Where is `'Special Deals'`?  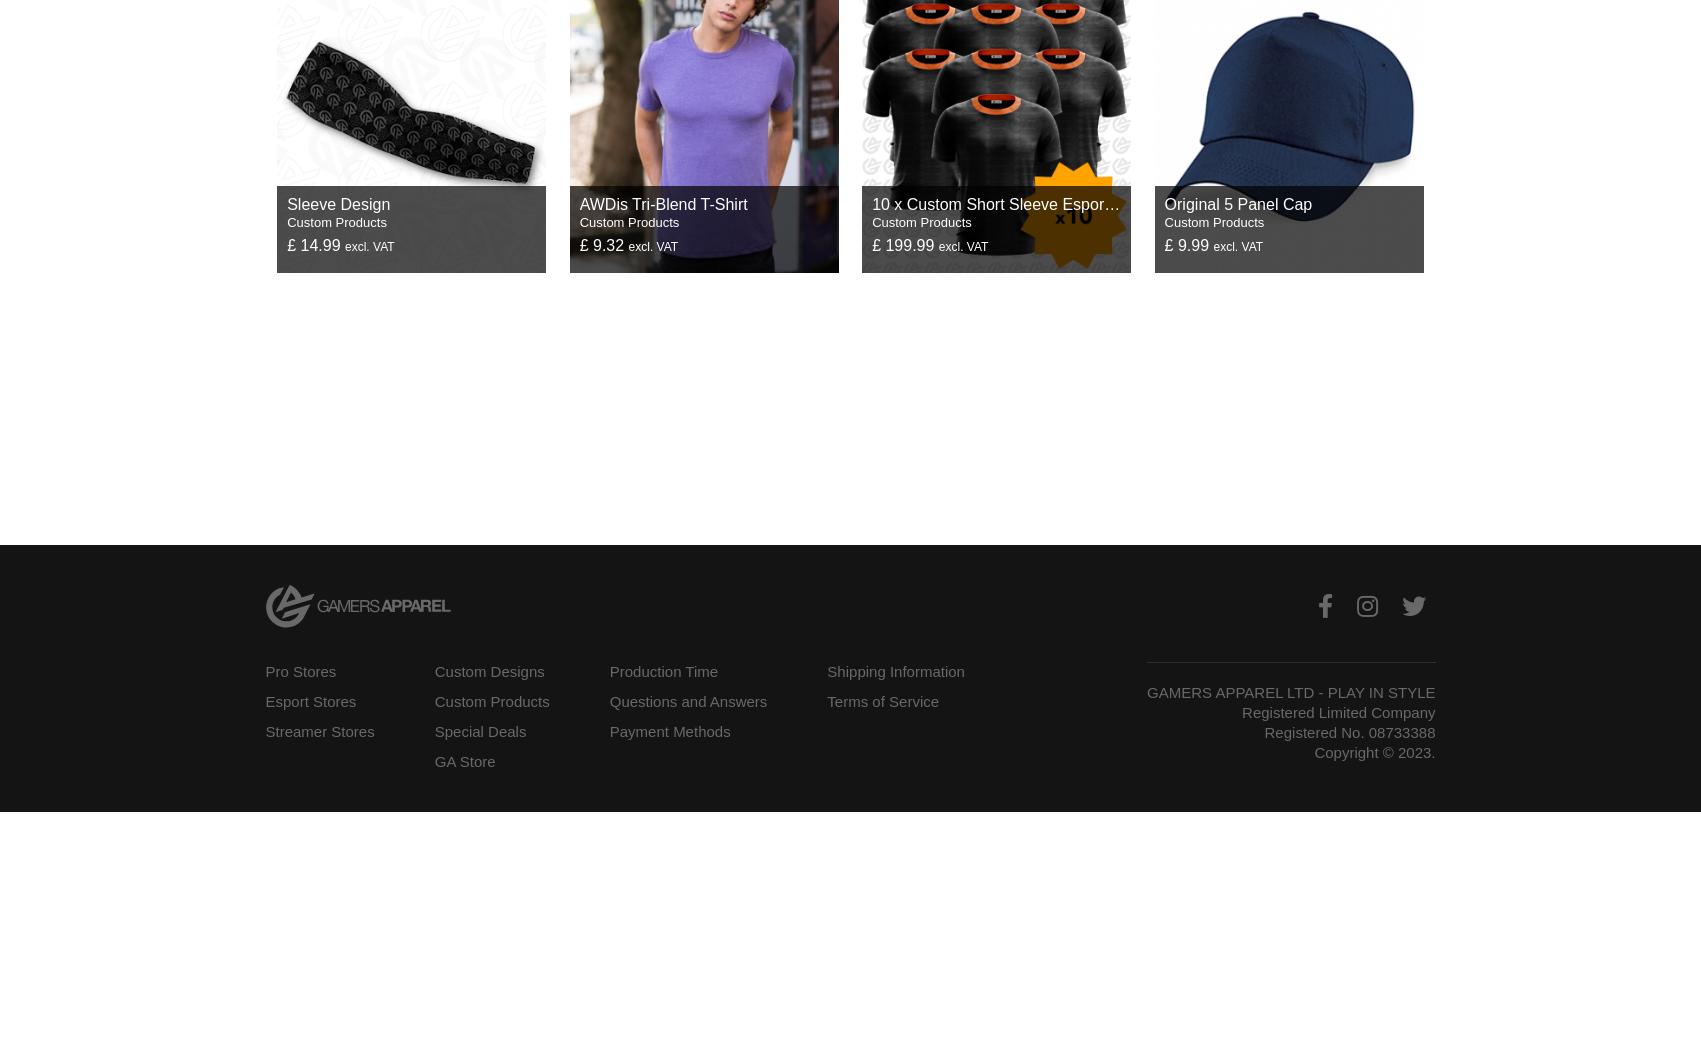
'Special Deals' is located at coordinates (479, 731).